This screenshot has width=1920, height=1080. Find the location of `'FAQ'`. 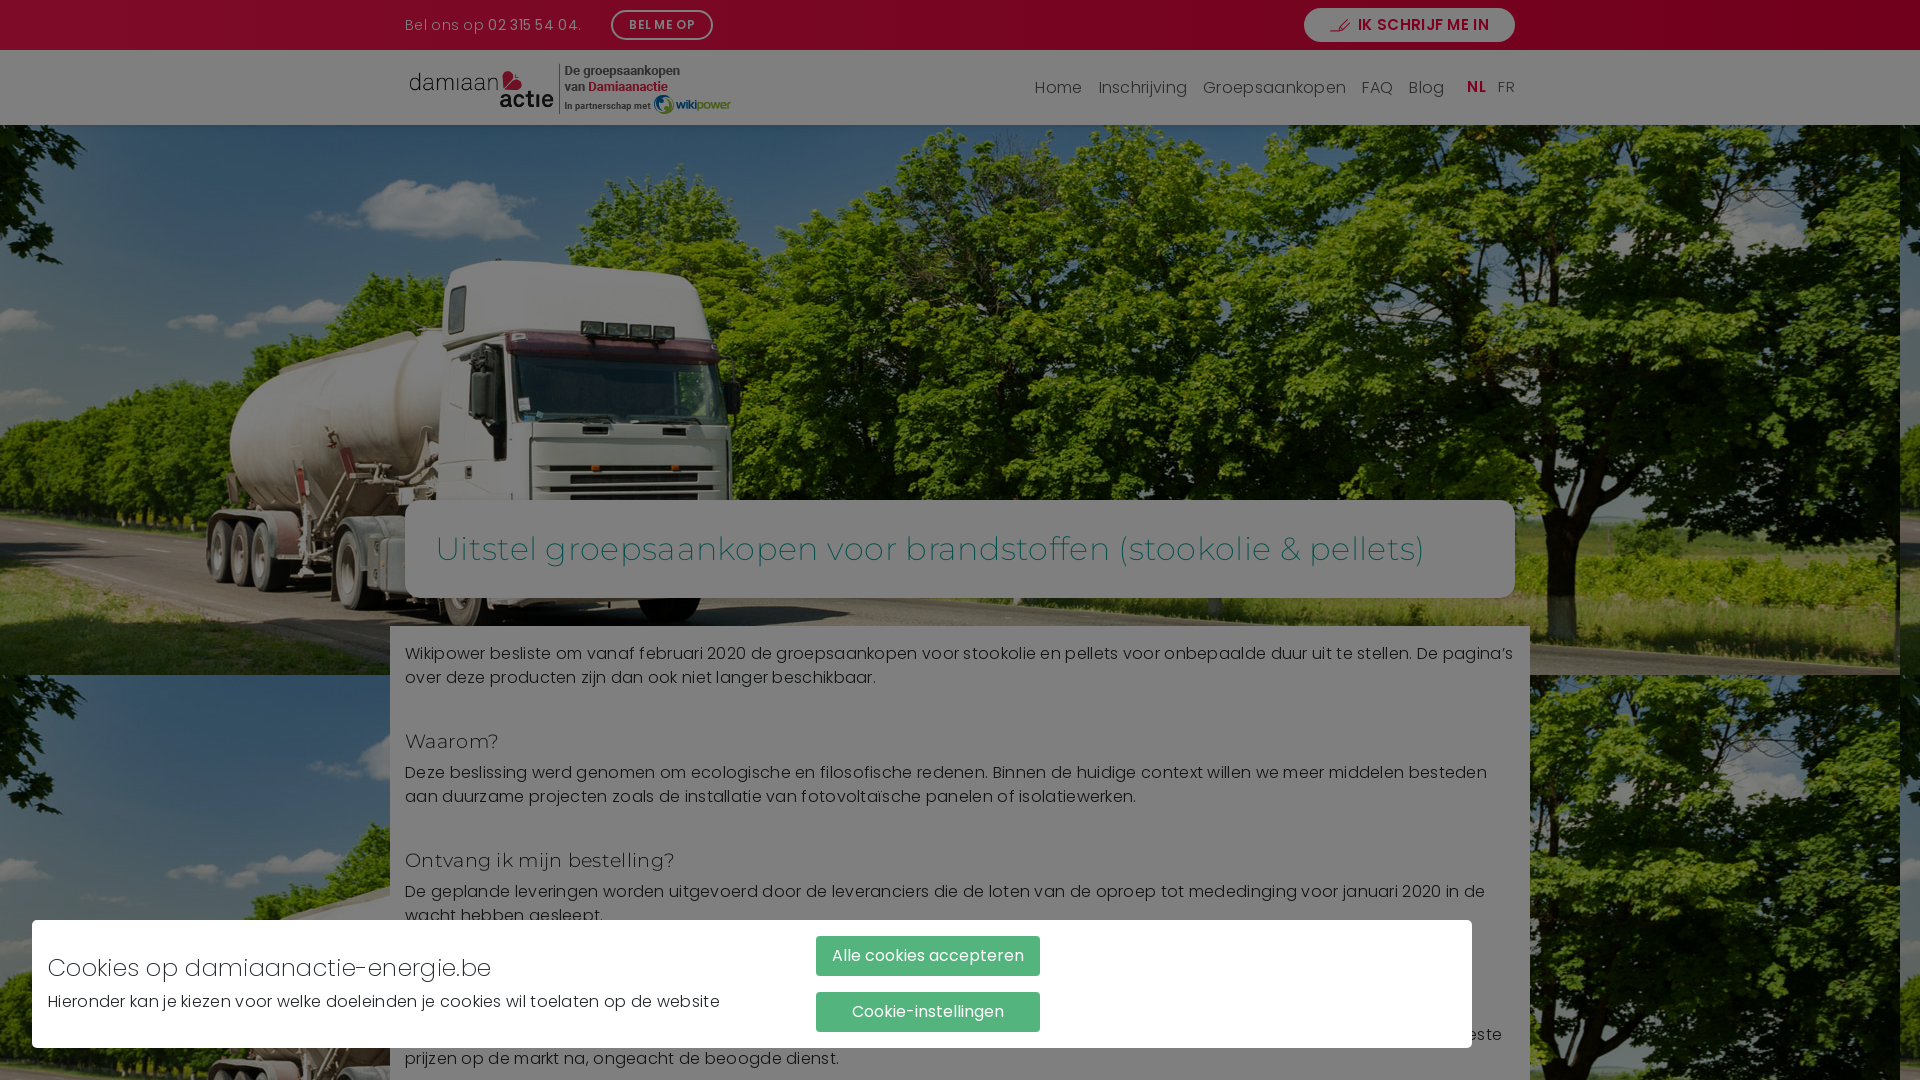

'FAQ' is located at coordinates (1376, 87).